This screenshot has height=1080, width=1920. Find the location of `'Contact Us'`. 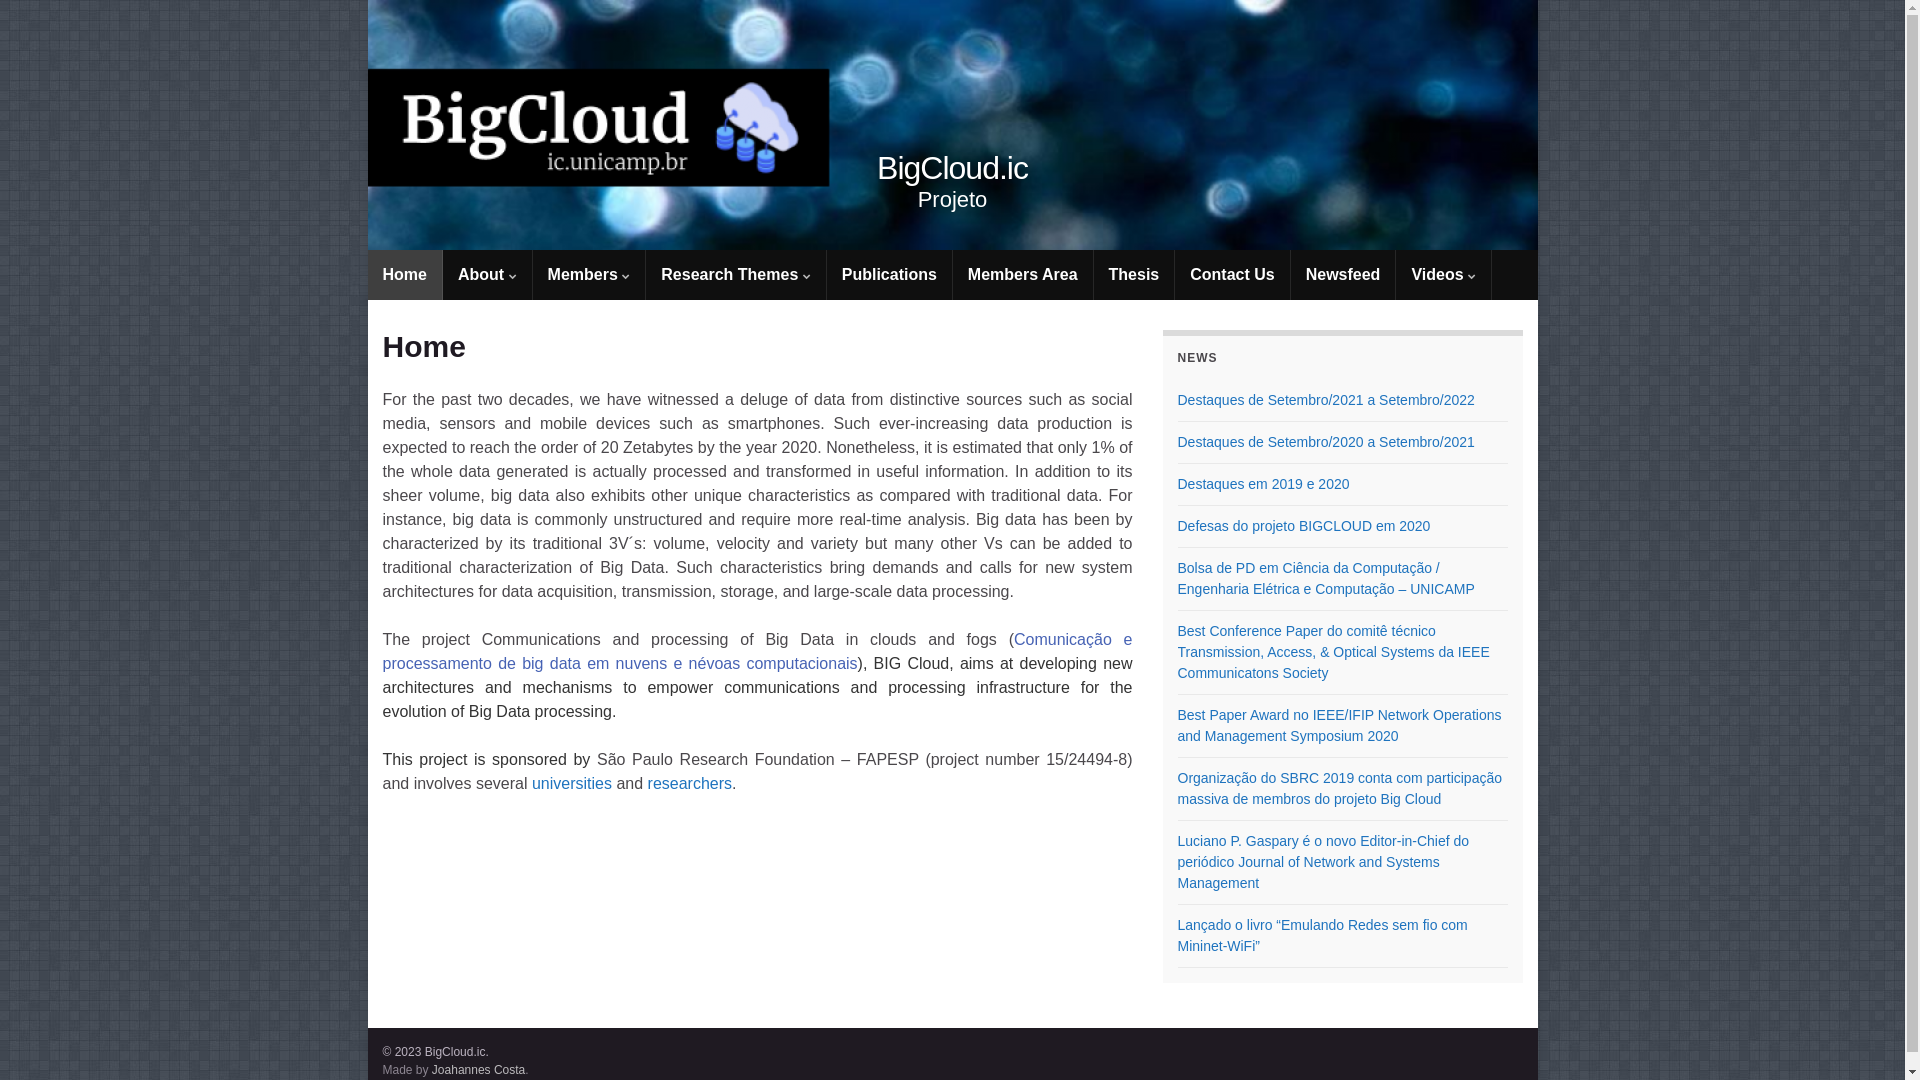

'Contact Us' is located at coordinates (1231, 274).